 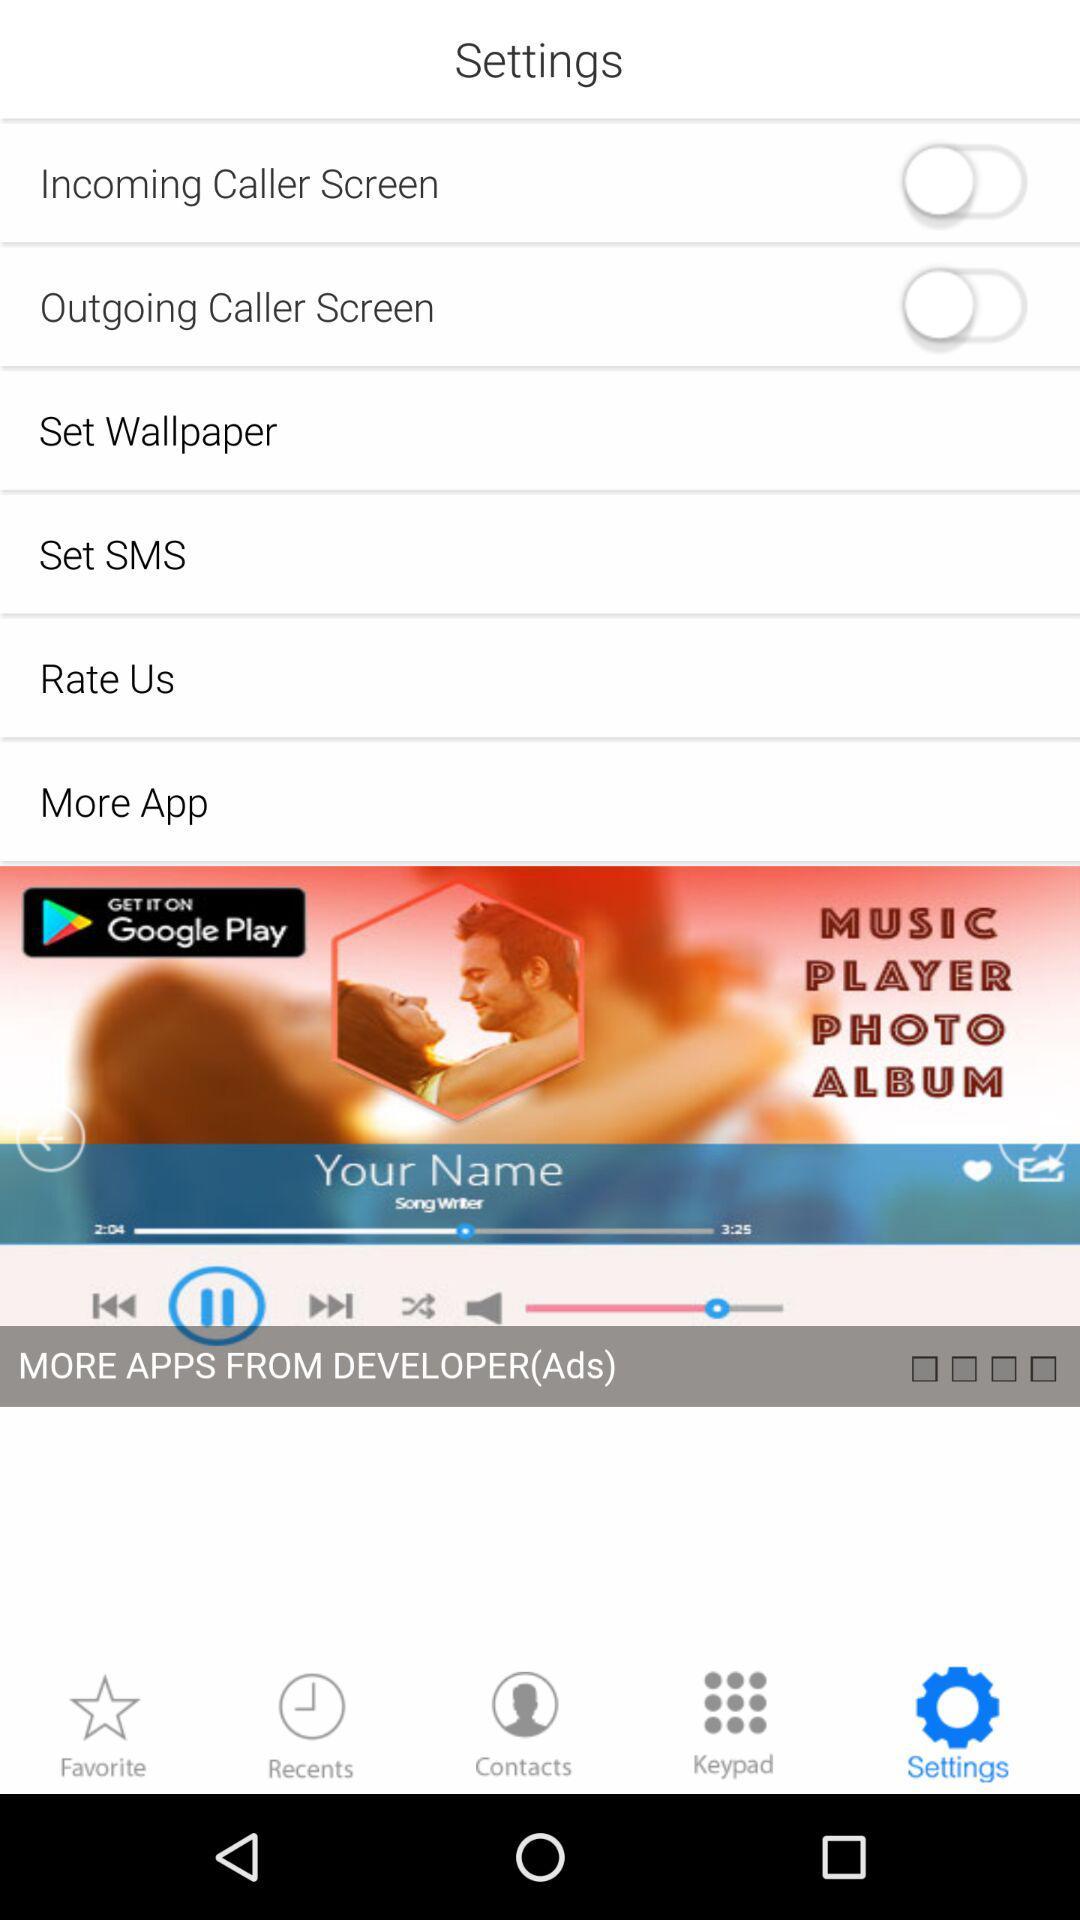 What do you see at coordinates (540, 1263) in the screenshot?
I see `setting` at bounding box center [540, 1263].